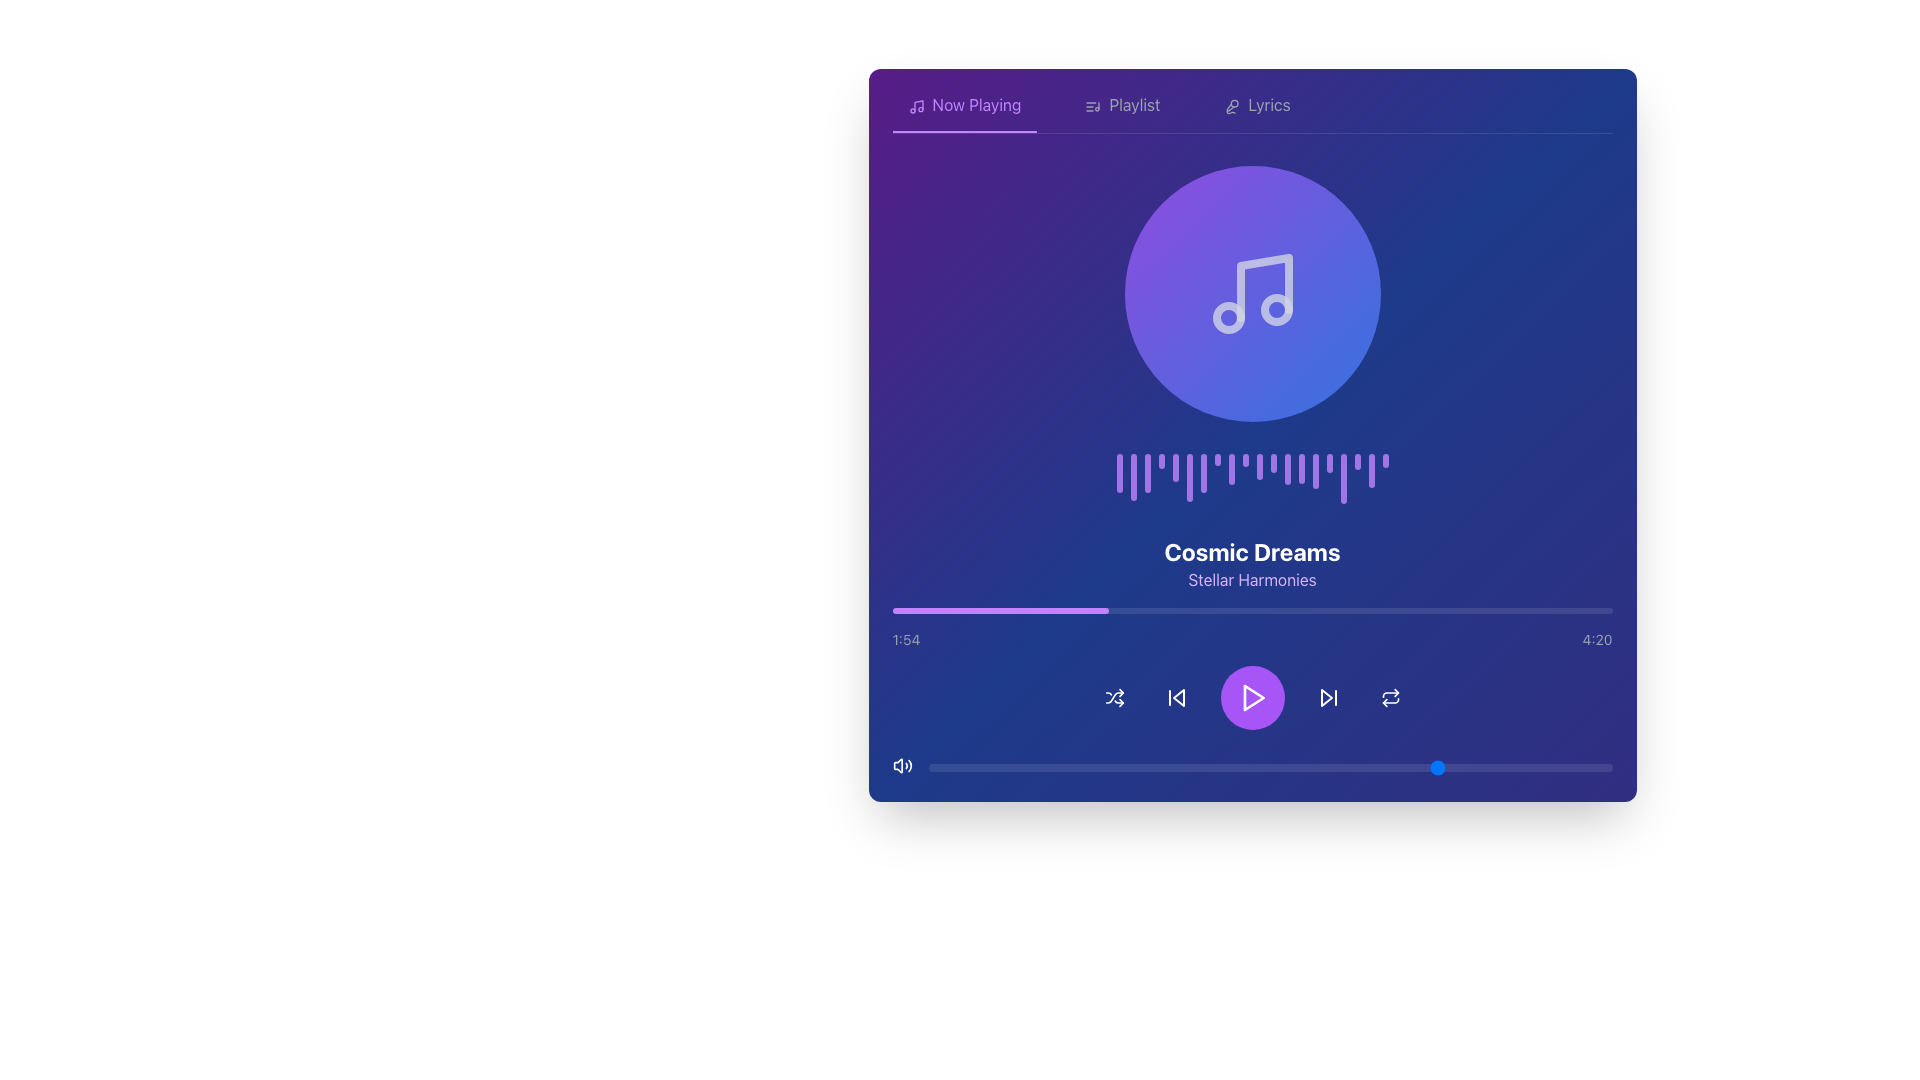 The width and height of the screenshot is (1920, 1080). I want to click on the progress bar of the Media Playback Information Display to seek to a specific time, so click(1251, 632).